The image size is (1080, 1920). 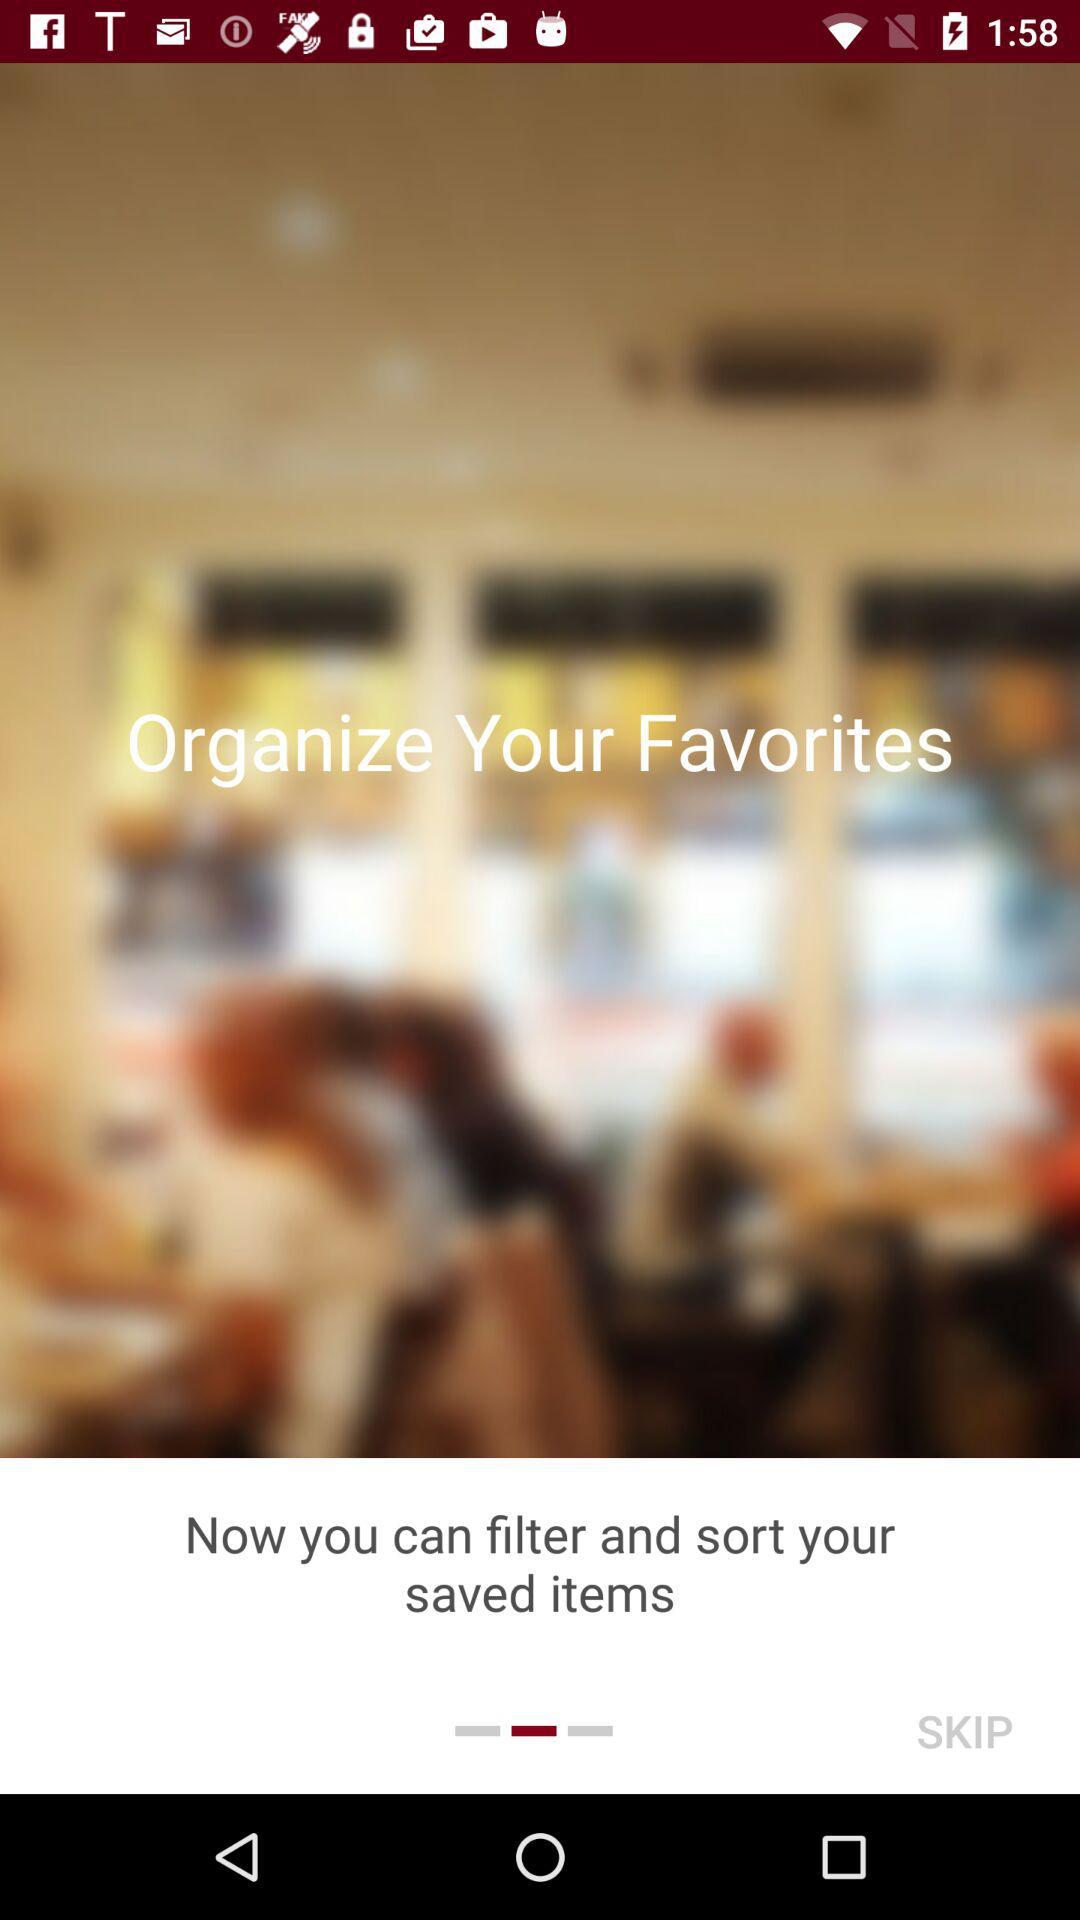 I want to click on the icon above skip, so click(x=540, y=1562).